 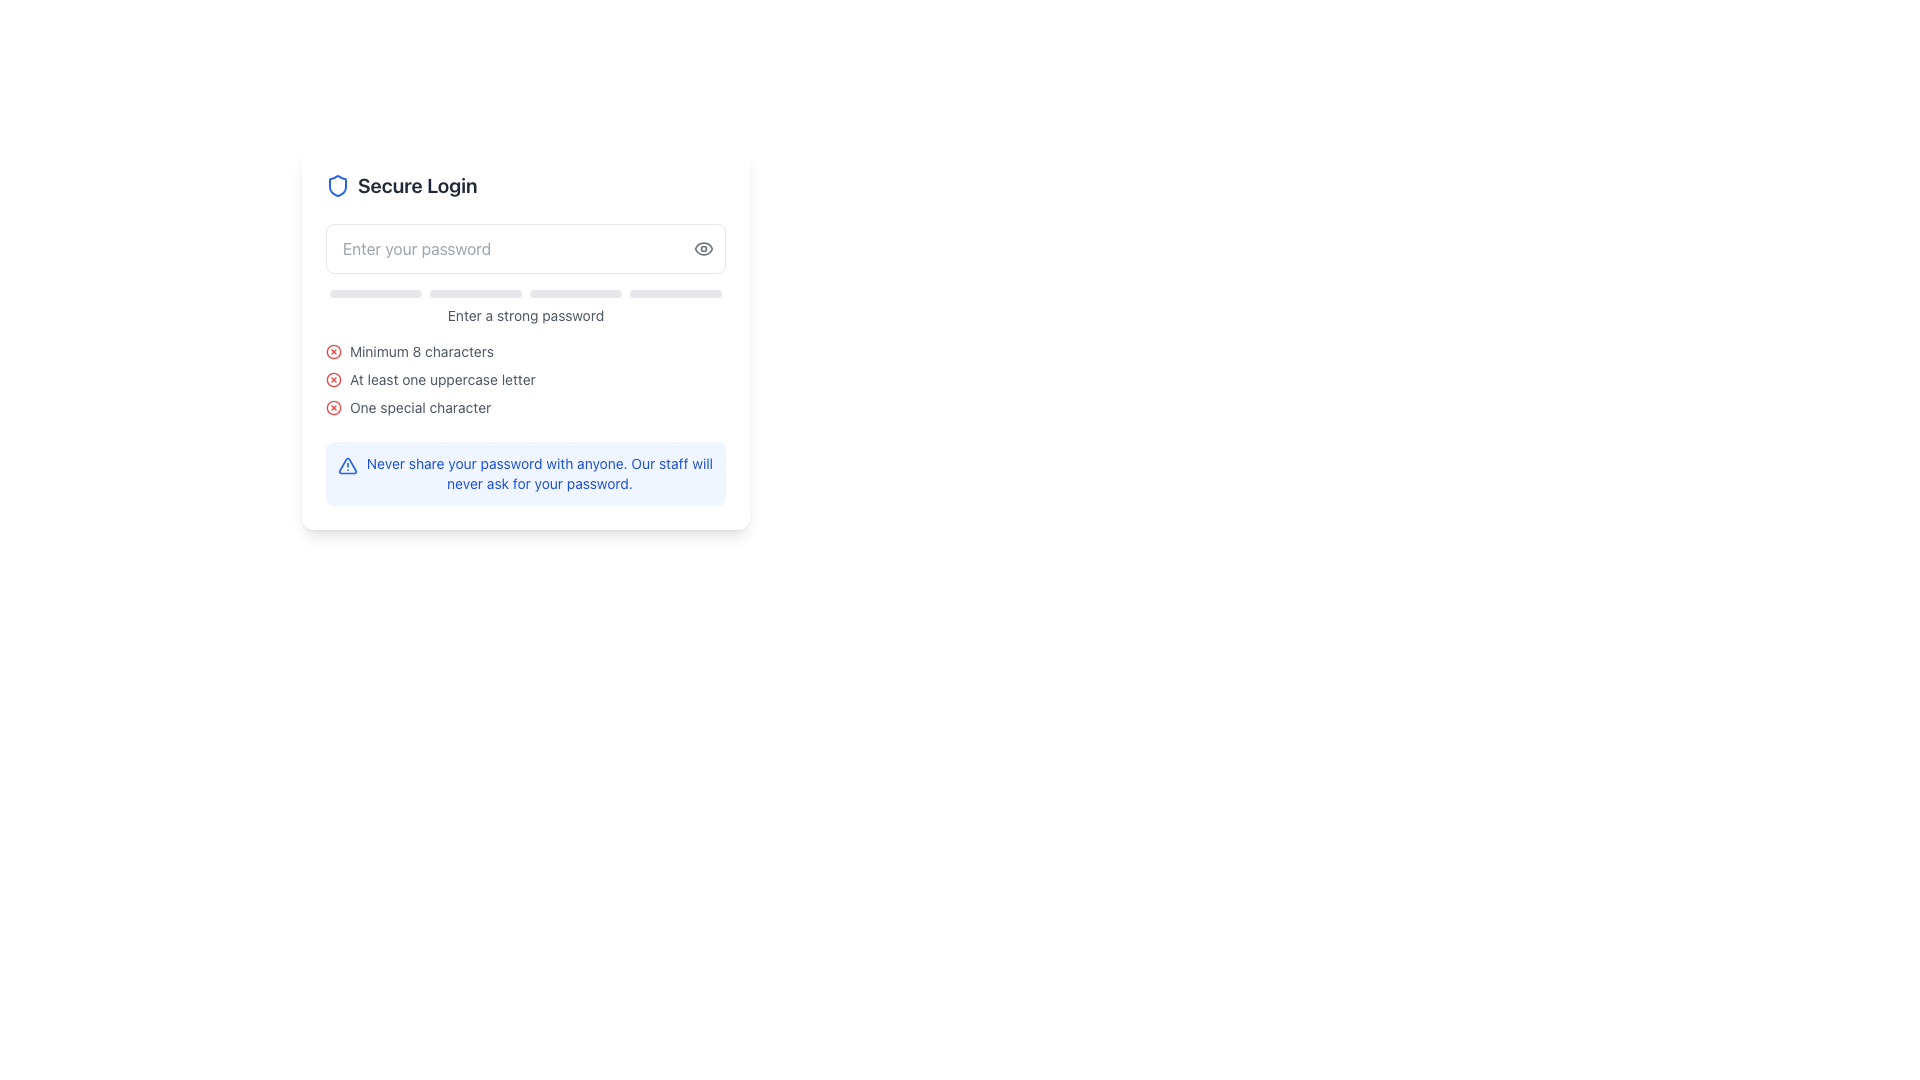 I want to click on the Password strength indicator bar, which is a horizontal bar composed of four rounded rectangle segments located below the password input field, so click(x=526, y=293).